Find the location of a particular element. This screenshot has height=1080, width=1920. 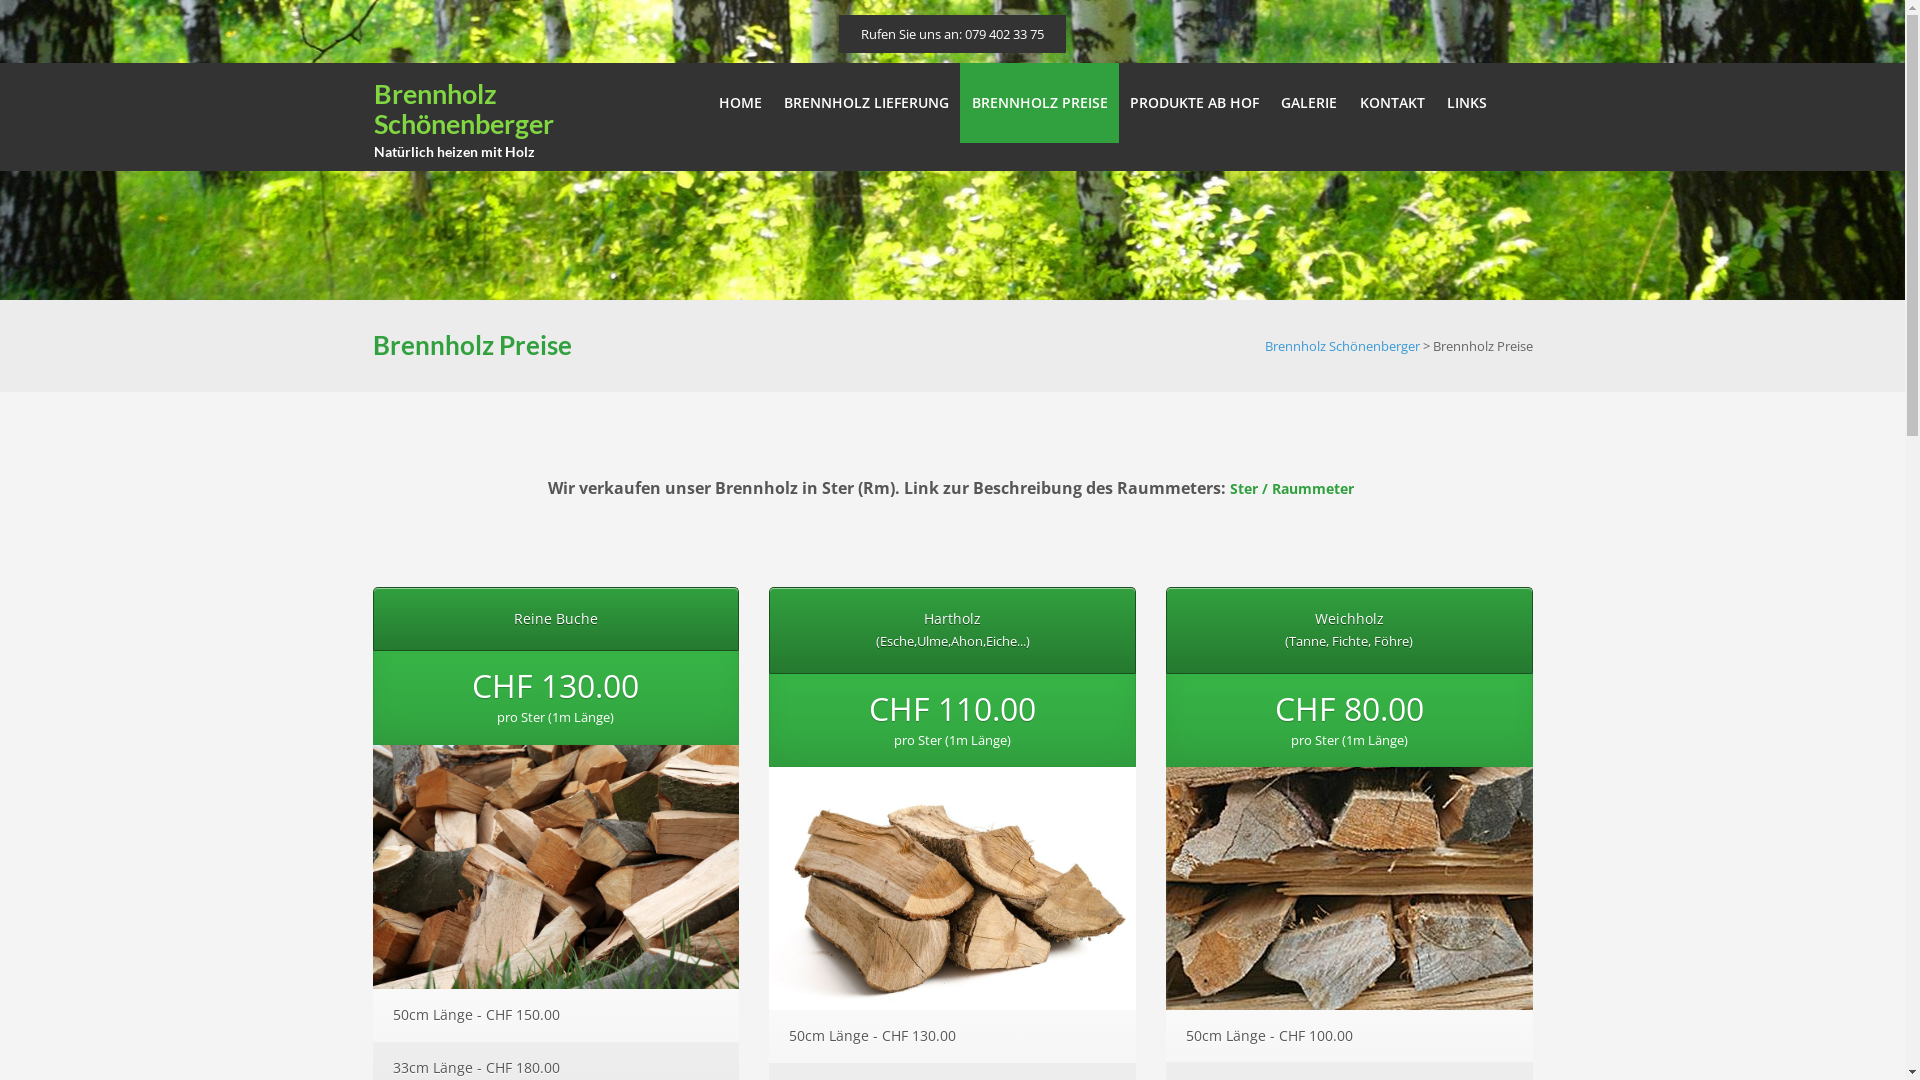

'HOME' is located at coordinates (739, 103).